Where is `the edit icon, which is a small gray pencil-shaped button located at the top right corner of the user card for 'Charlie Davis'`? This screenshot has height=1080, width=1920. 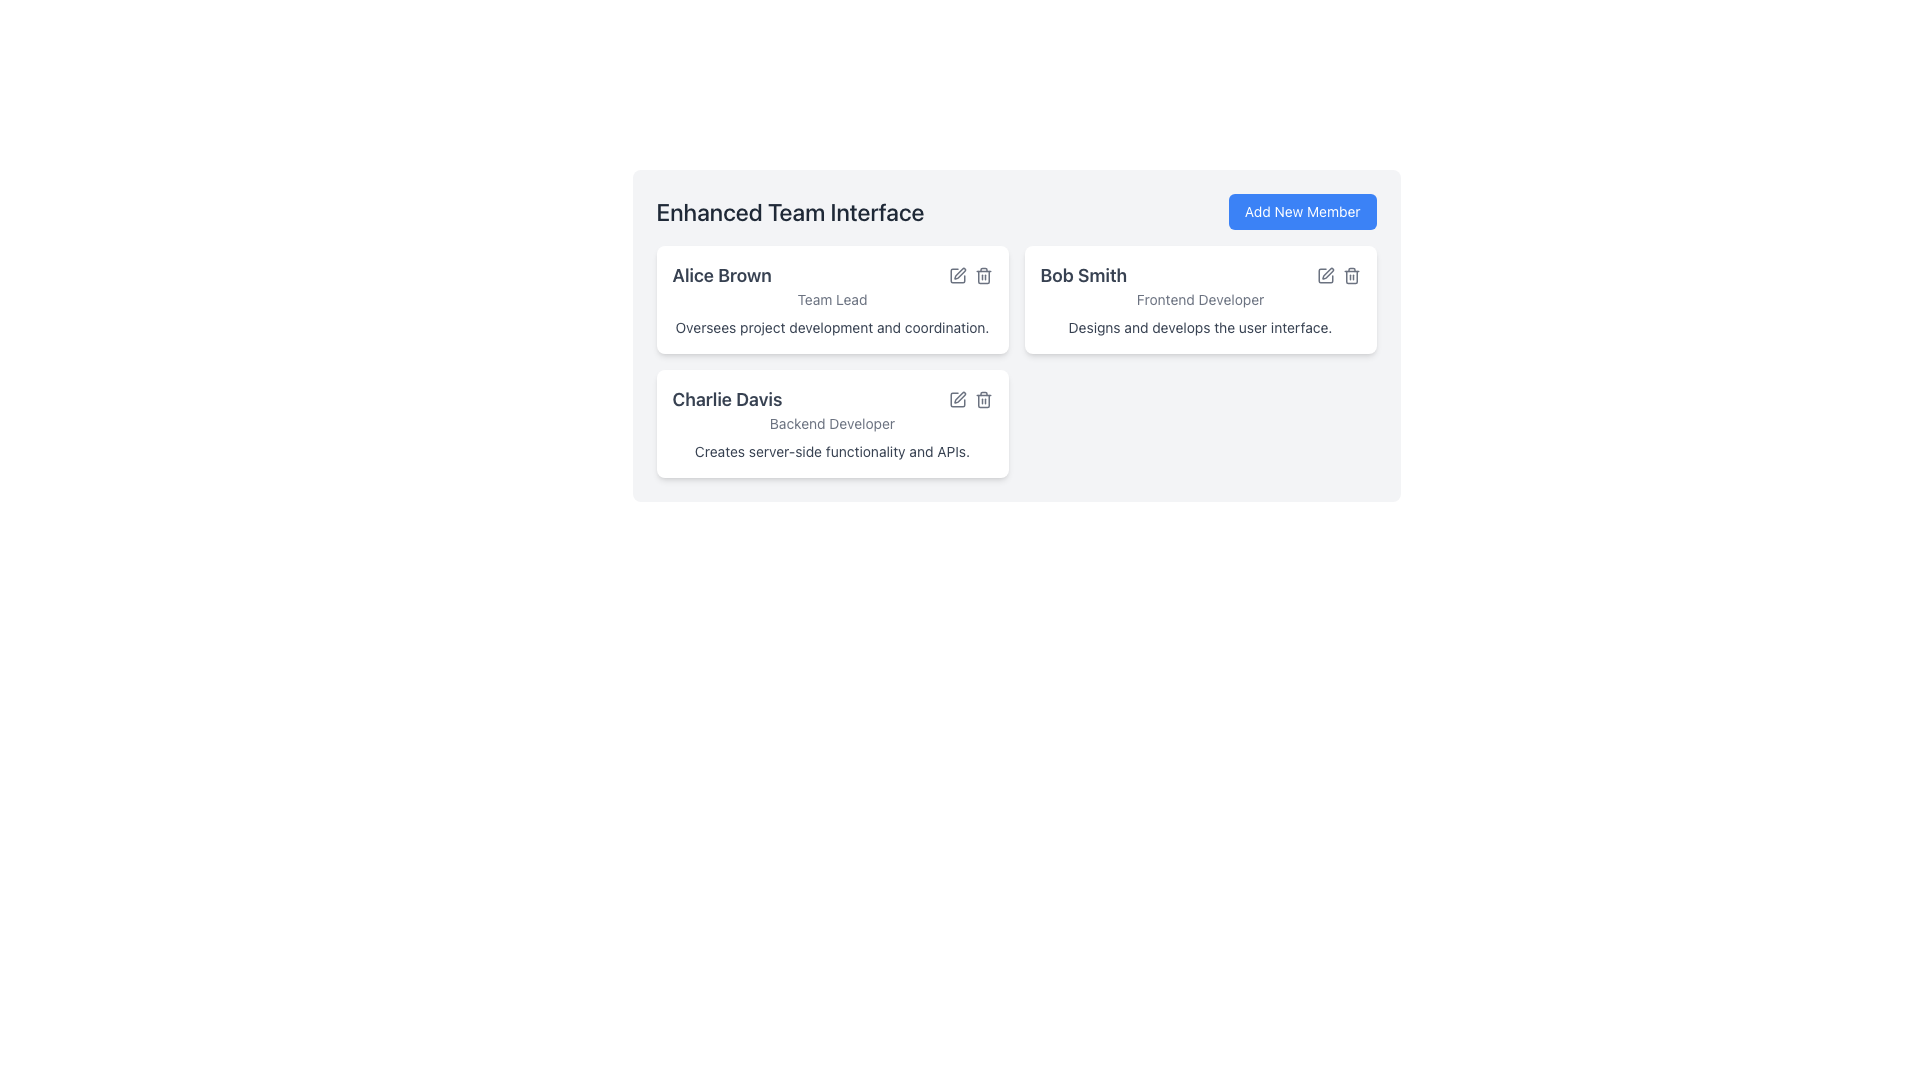 the edit icon, which is a small gray pencil-shaped button located at the top right corner of the user card for 'Charlie Davis' is located at coordinates (956, 400).